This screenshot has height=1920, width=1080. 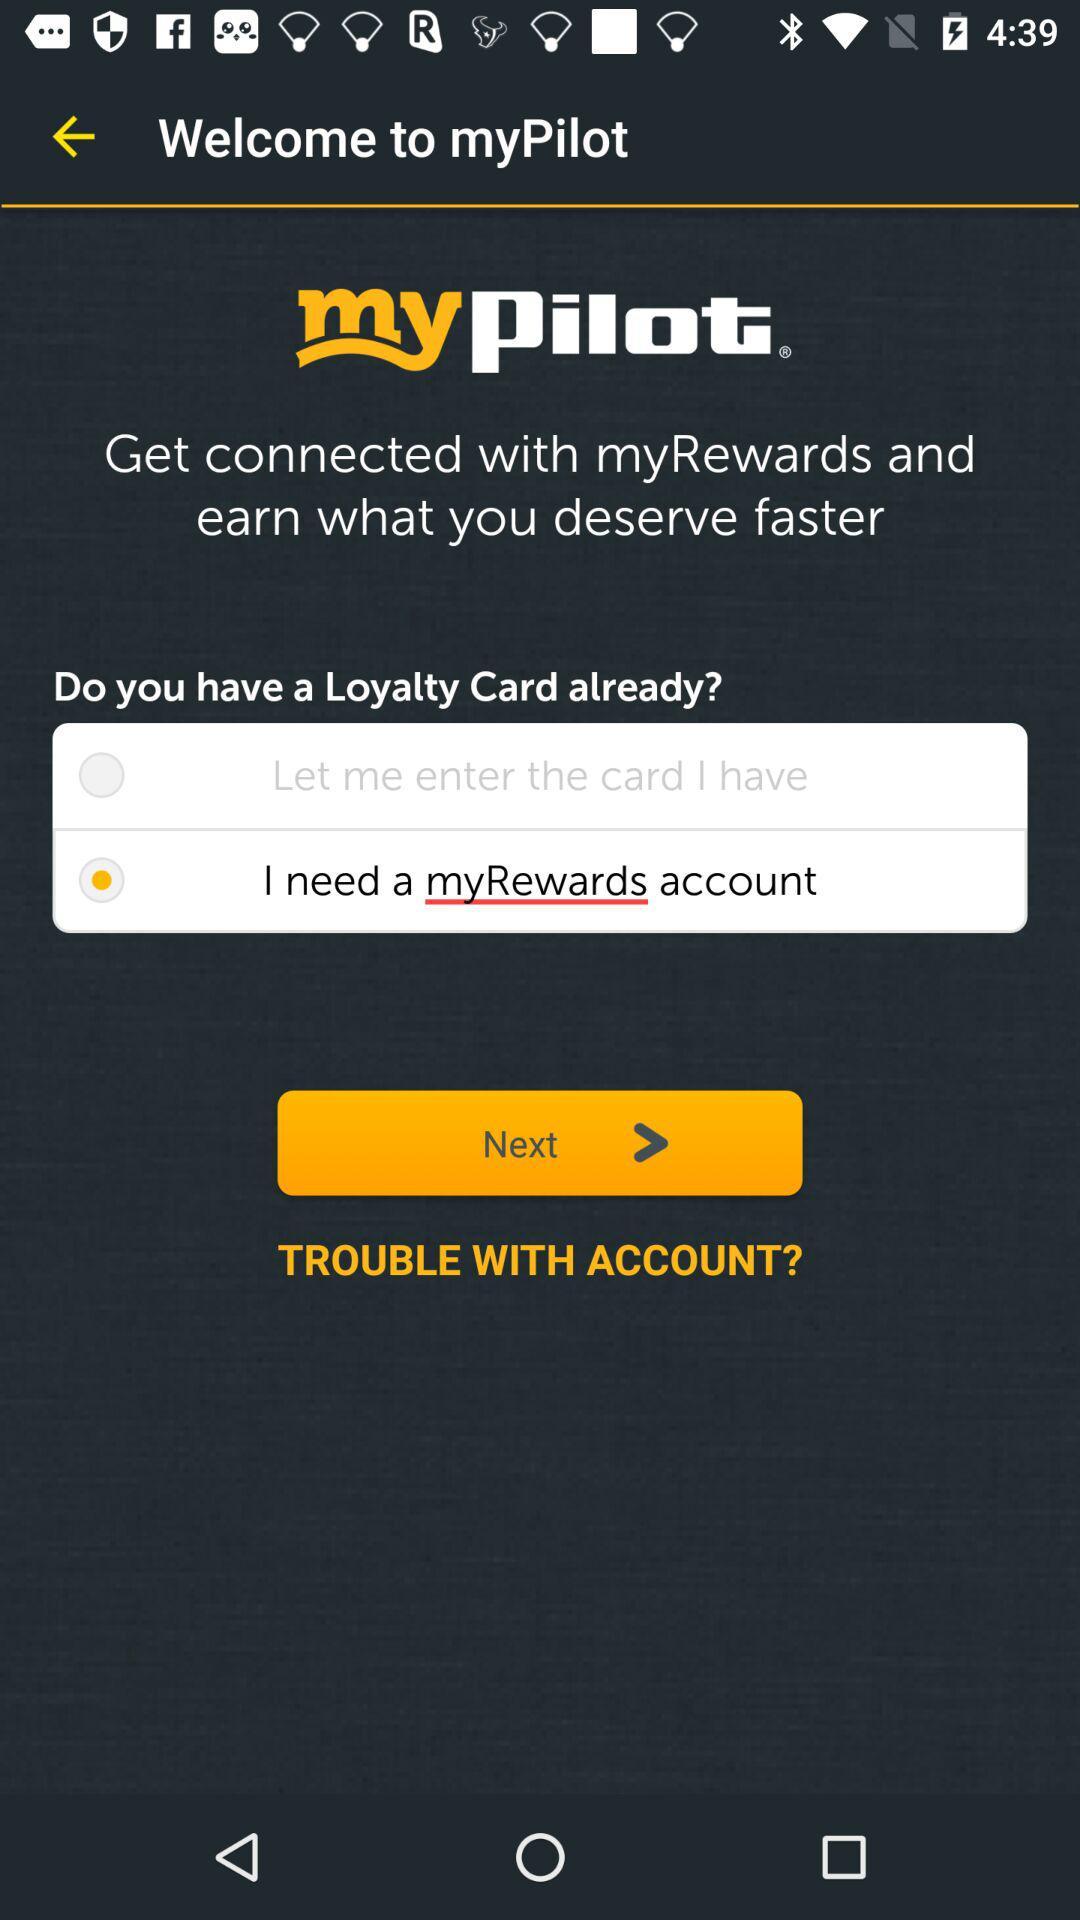 I want to click on icon above next item, so click(x=540, y=880).